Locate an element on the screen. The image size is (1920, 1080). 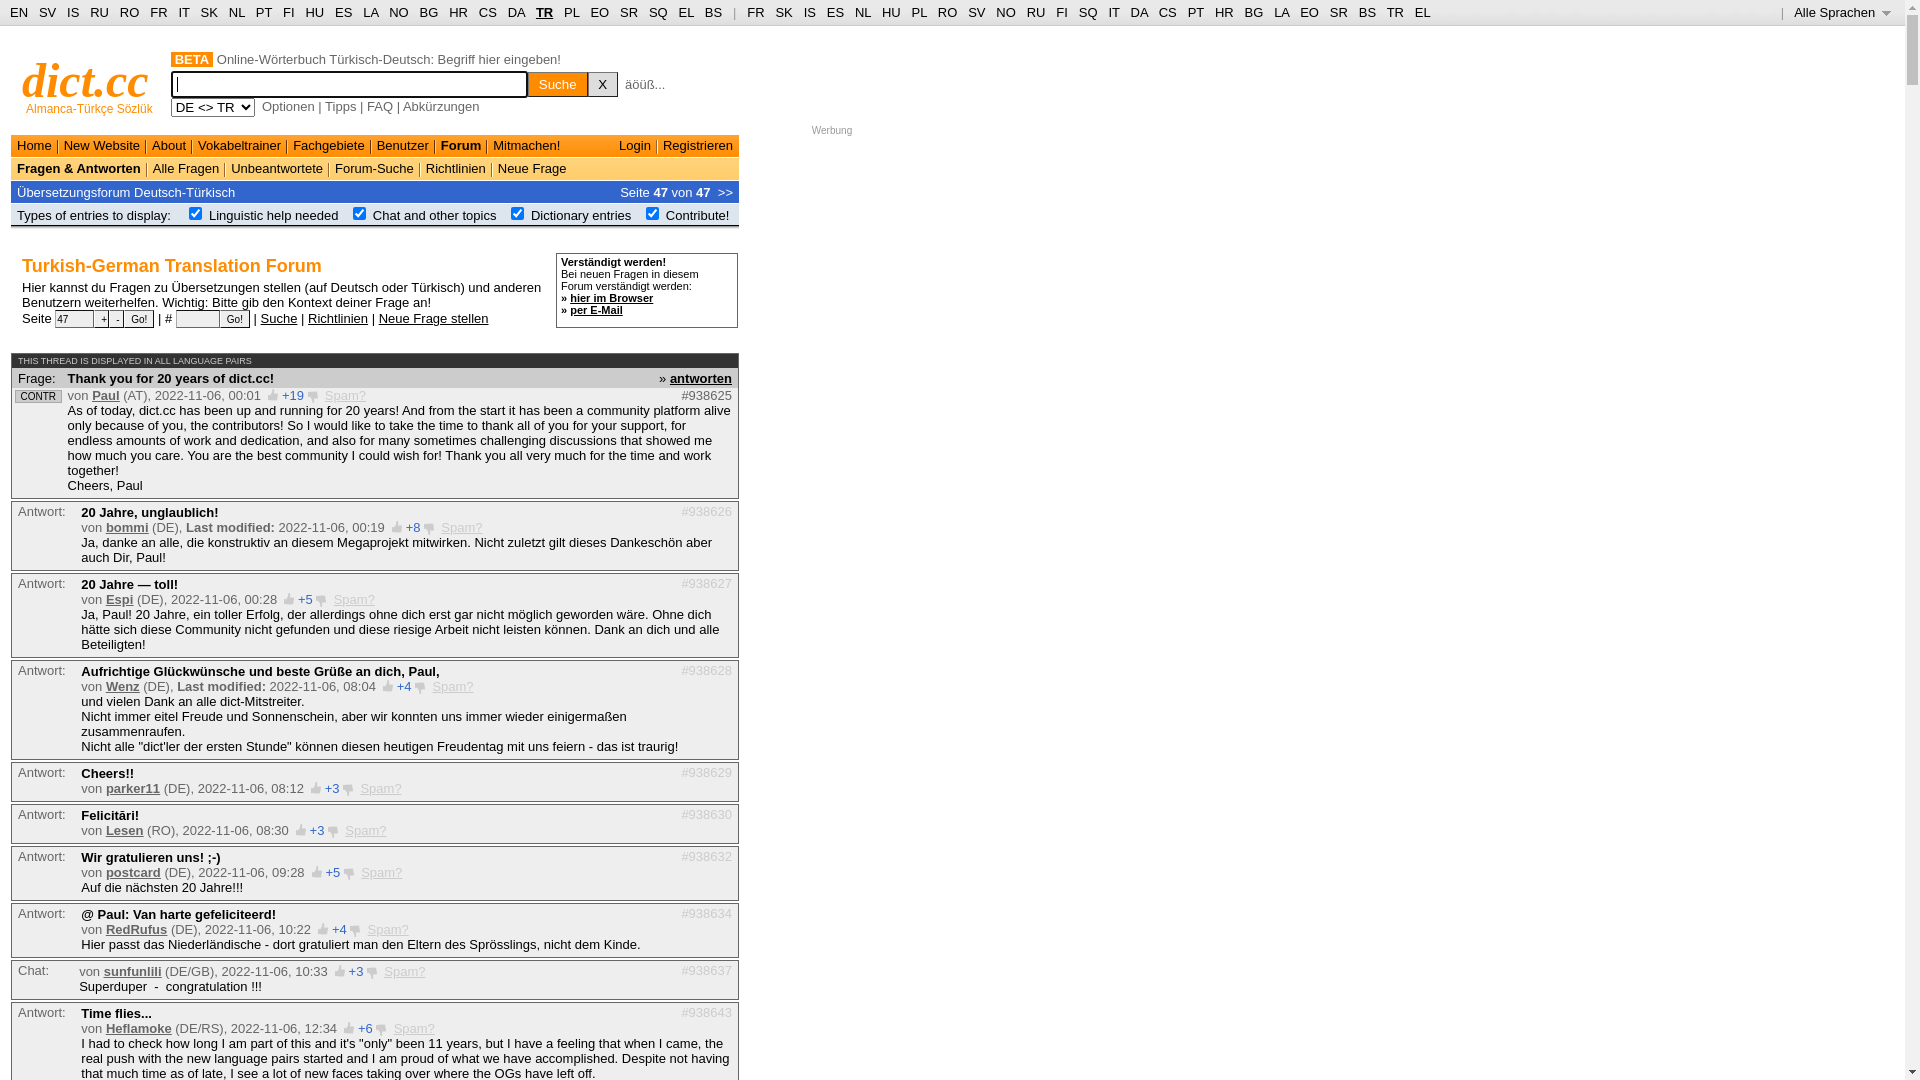
'EO' is located at coordinates (589, 12).